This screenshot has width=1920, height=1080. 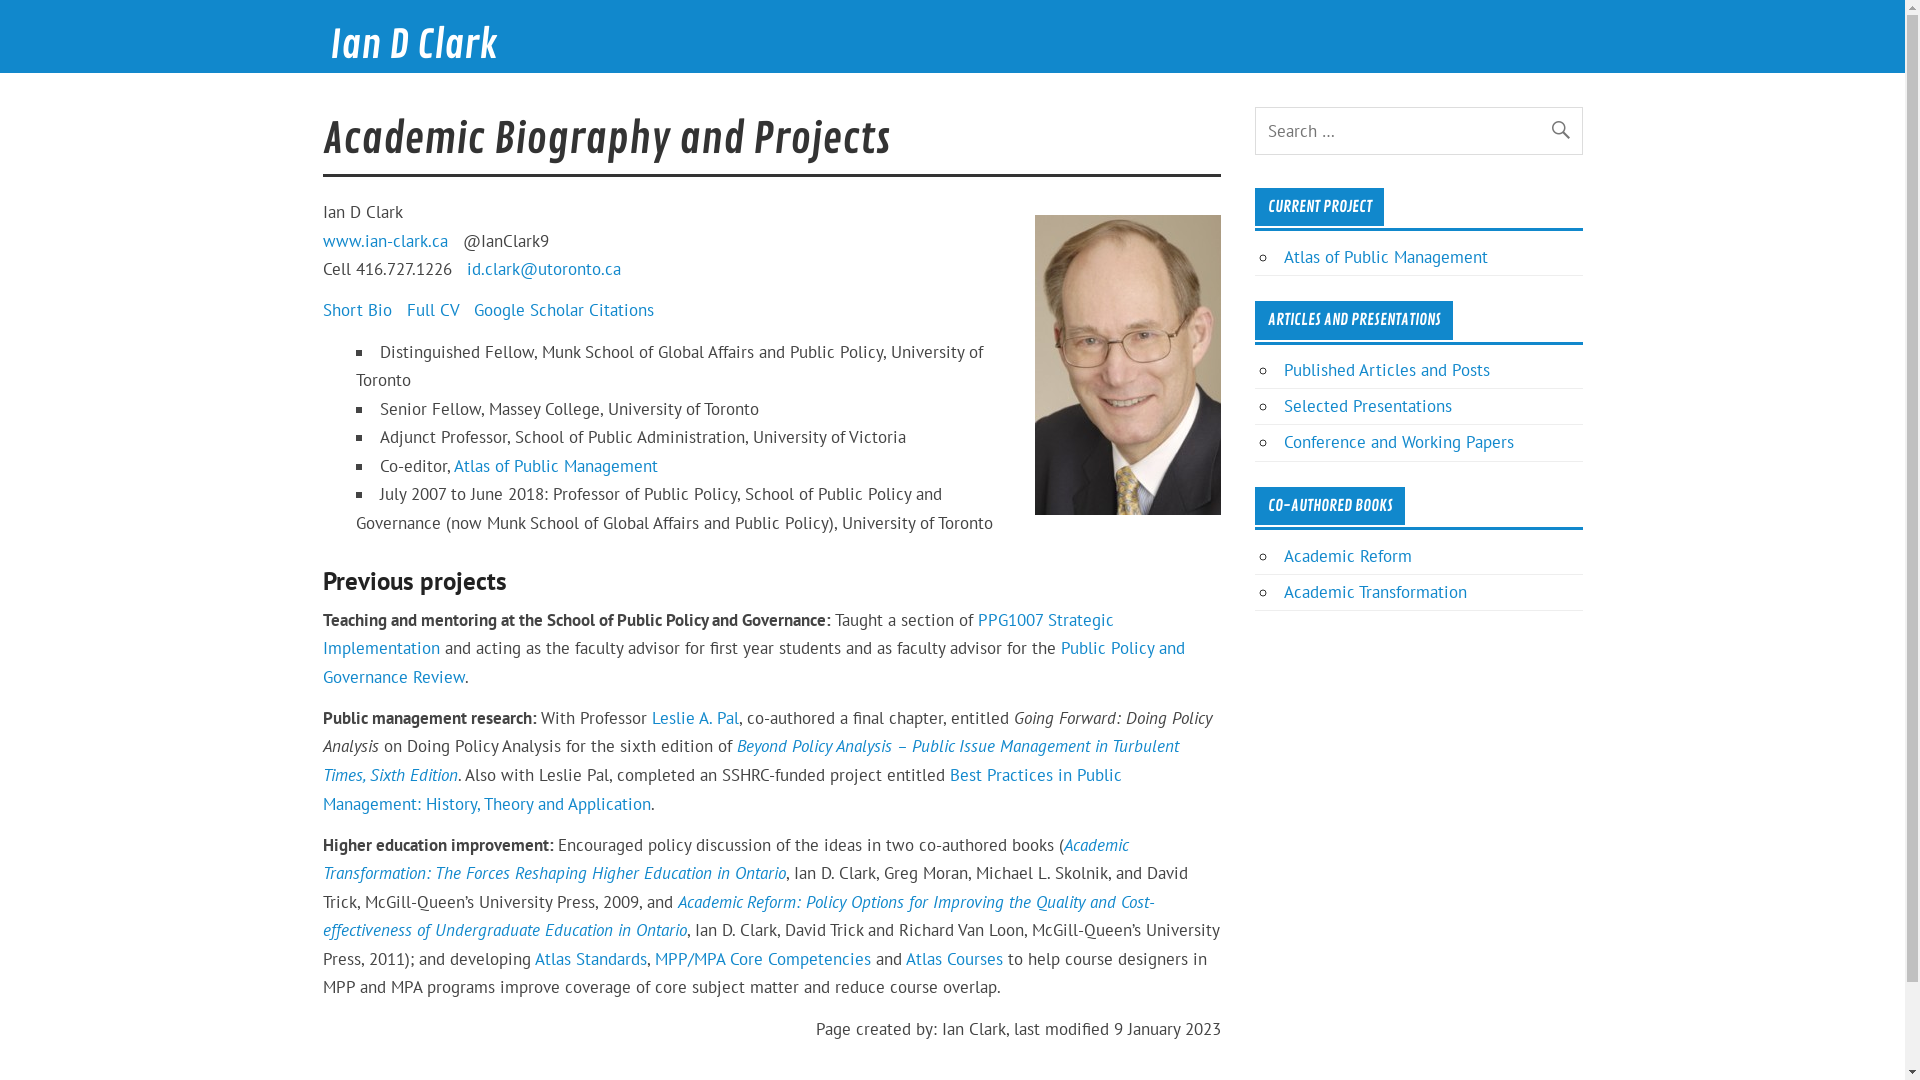 I want to click on 'Selected Presentations', so click(x=1367, y=405).